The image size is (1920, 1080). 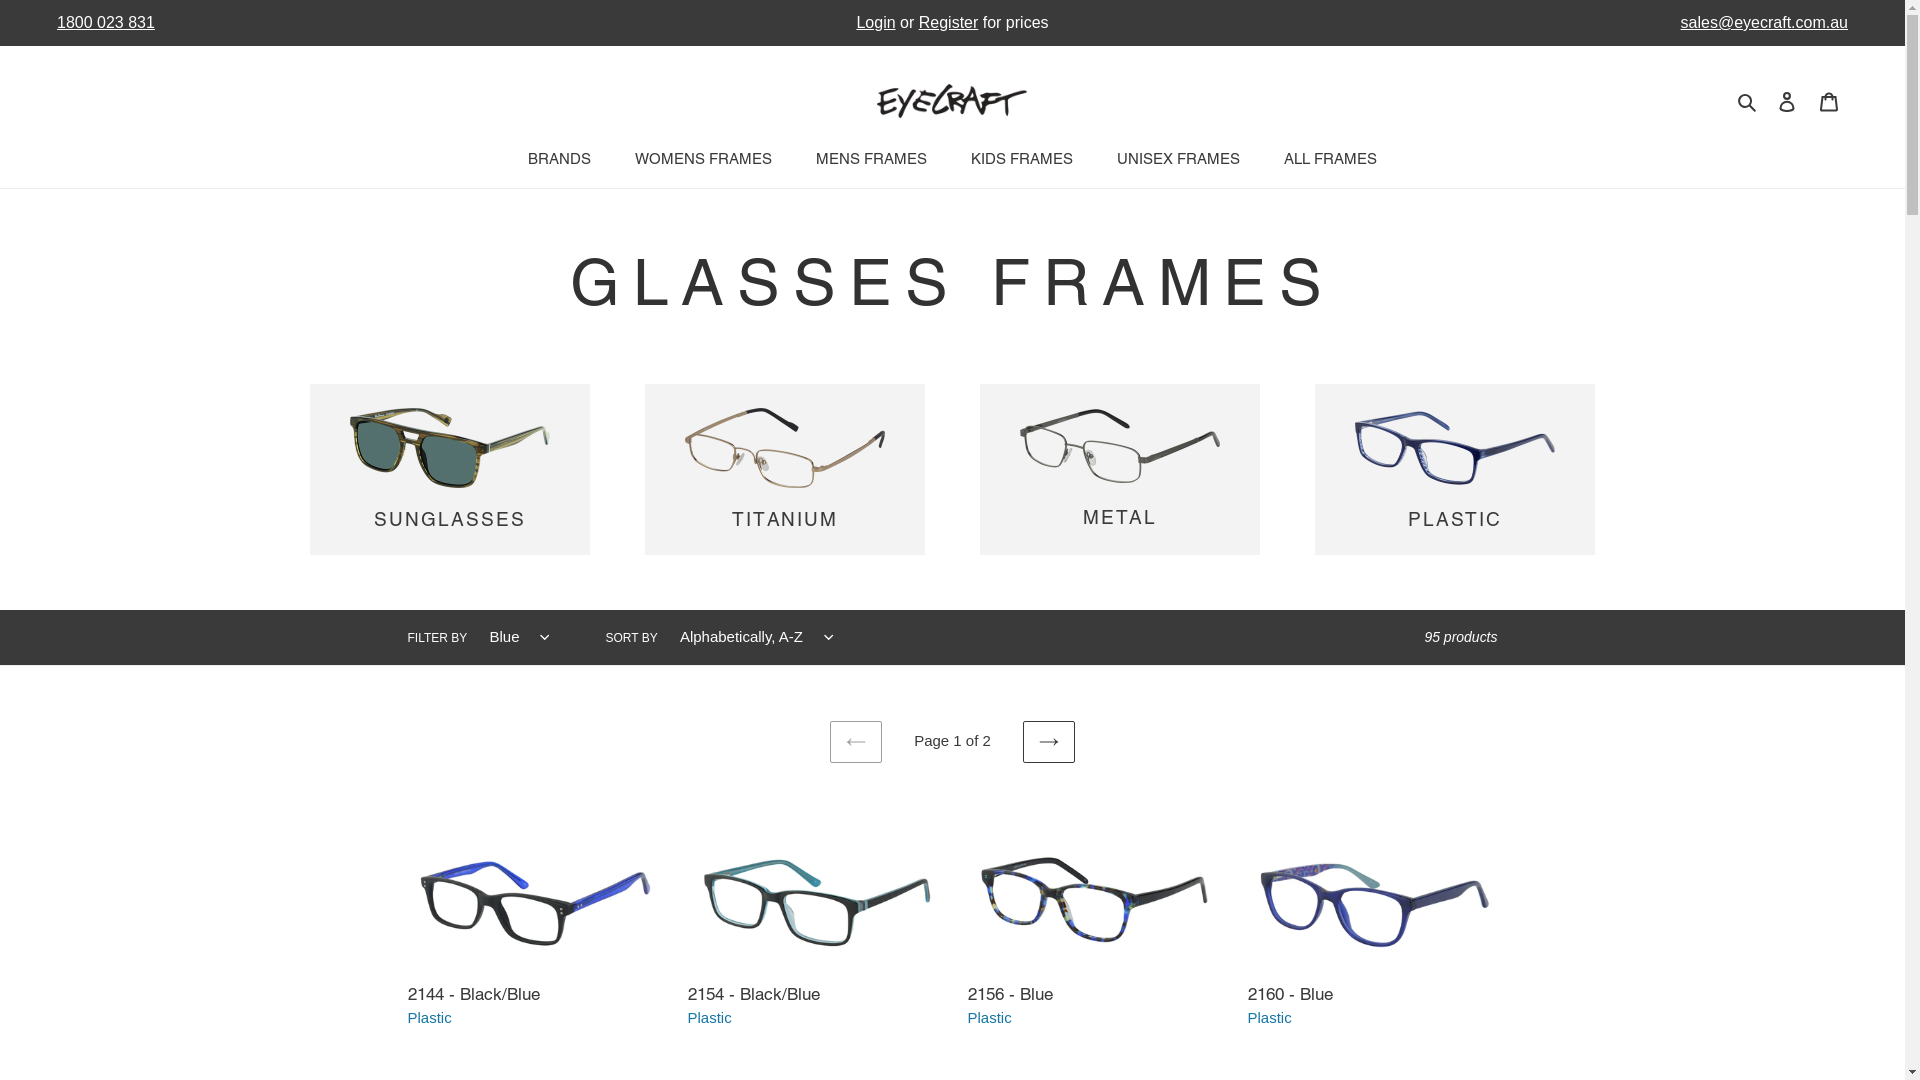 I want to click on 'BRANDS', so click(x=559, y=160).